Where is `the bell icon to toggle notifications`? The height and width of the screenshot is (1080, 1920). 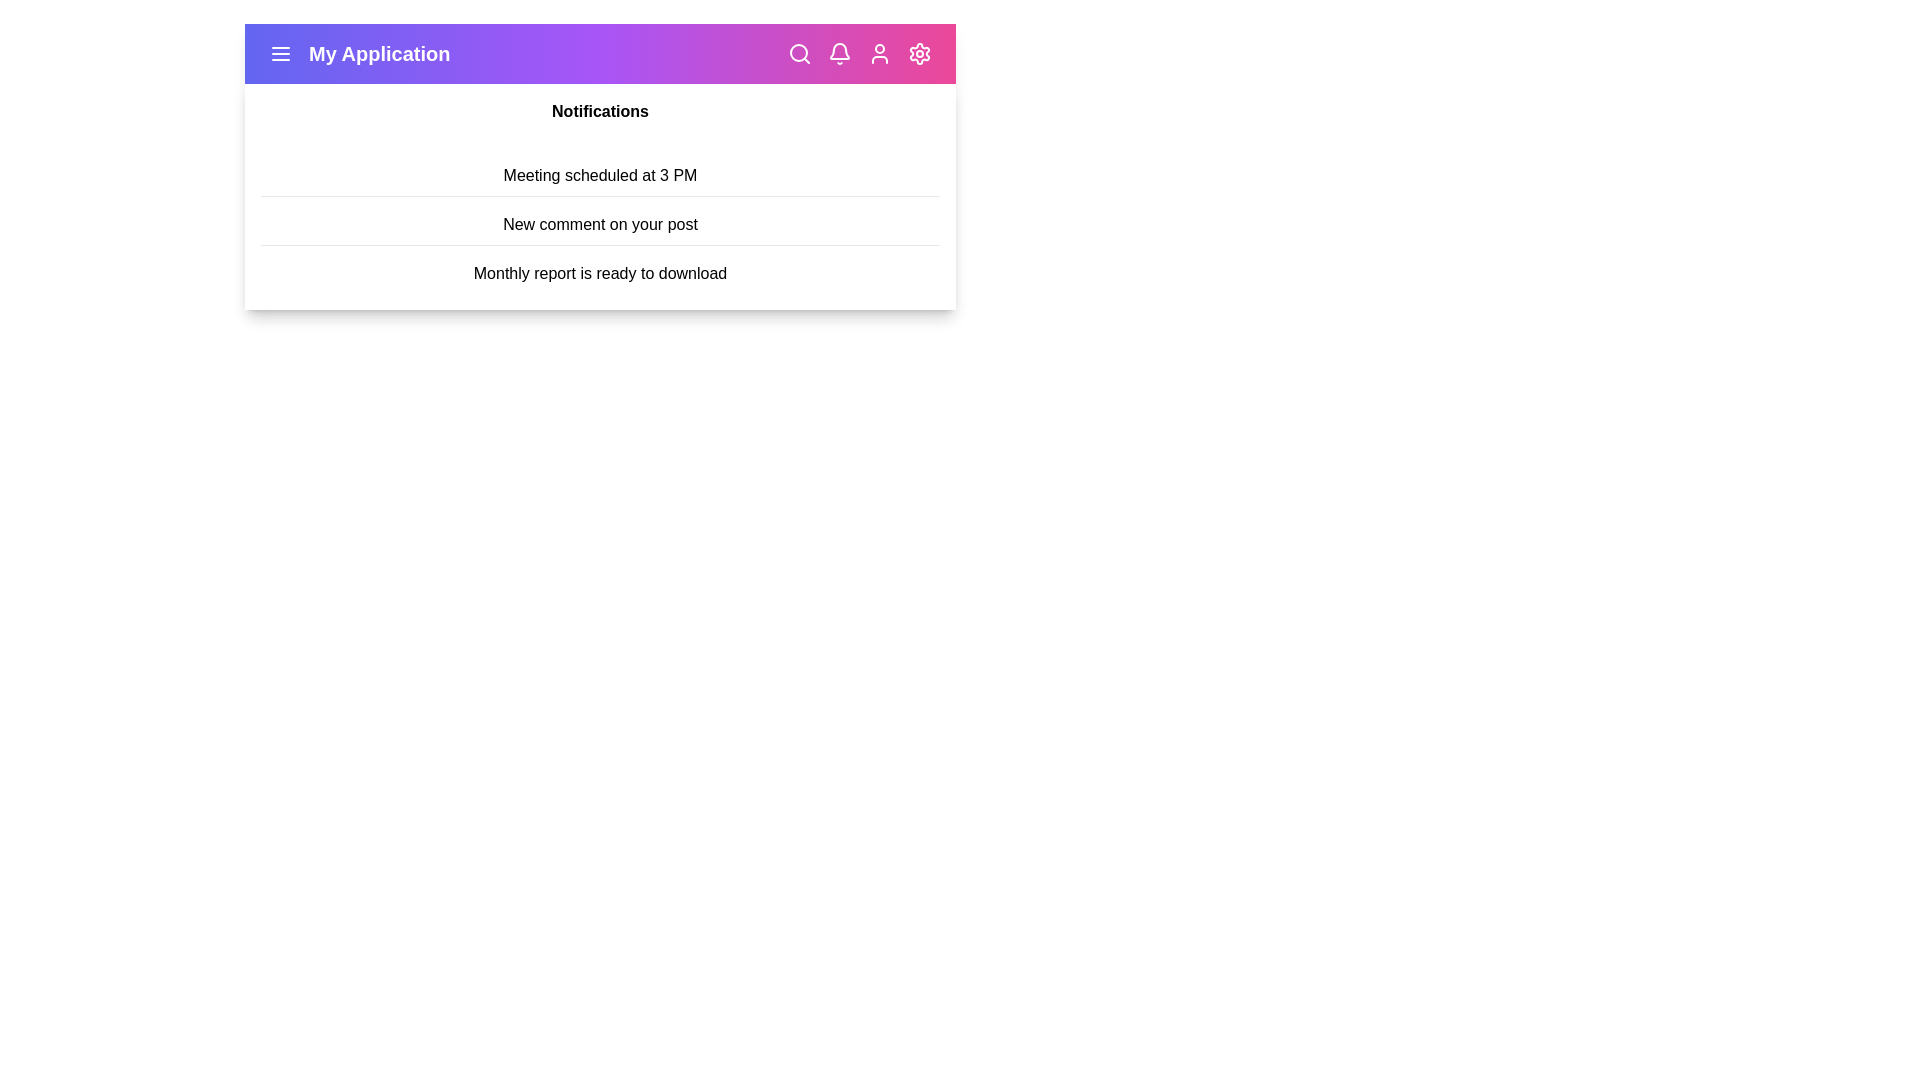 the bell icon to toggle notifications is located at coordinates (840, 53).